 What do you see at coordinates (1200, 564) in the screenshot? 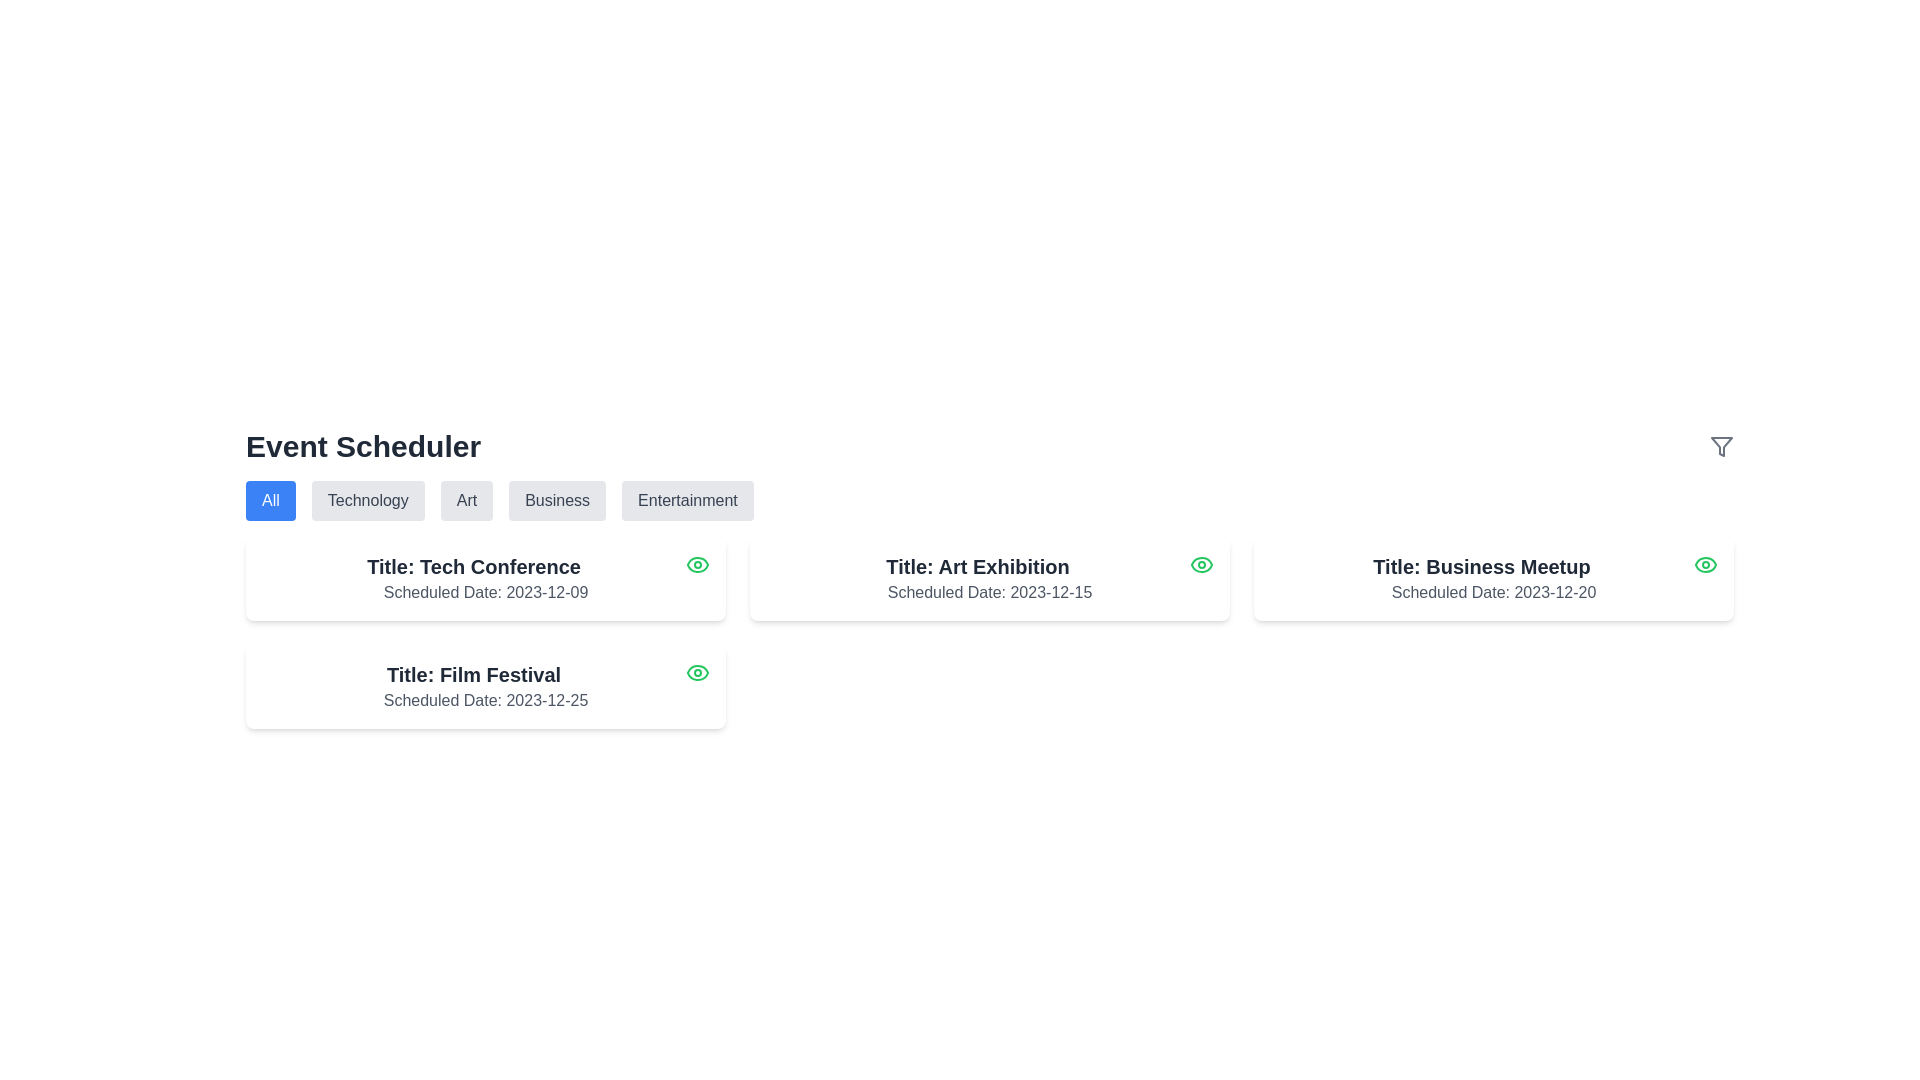
I see `the green eye icon located in the top-right corner of the 'Art Exhibition' card` at bounding box center [1200, 564].